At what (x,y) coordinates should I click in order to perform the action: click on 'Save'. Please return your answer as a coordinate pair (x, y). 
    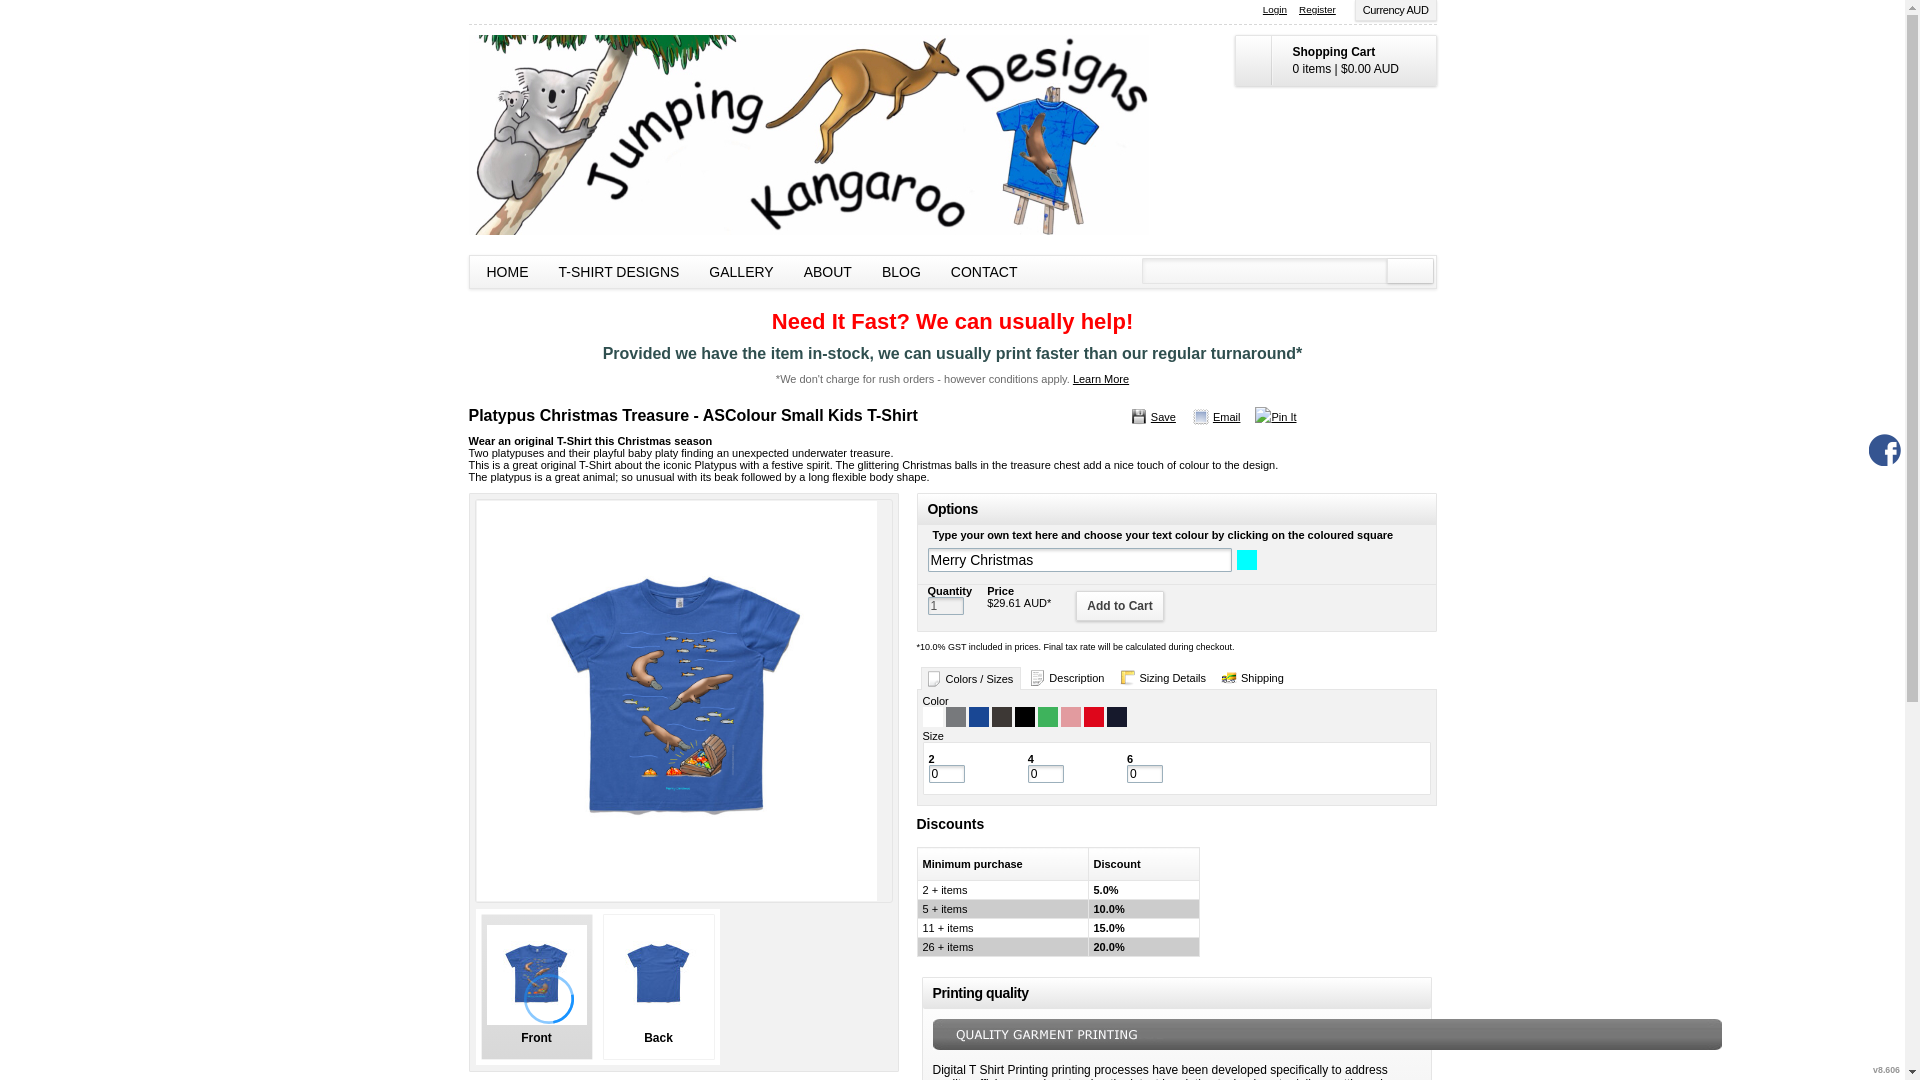
    Looking at the image, I should click on (1128, 415).